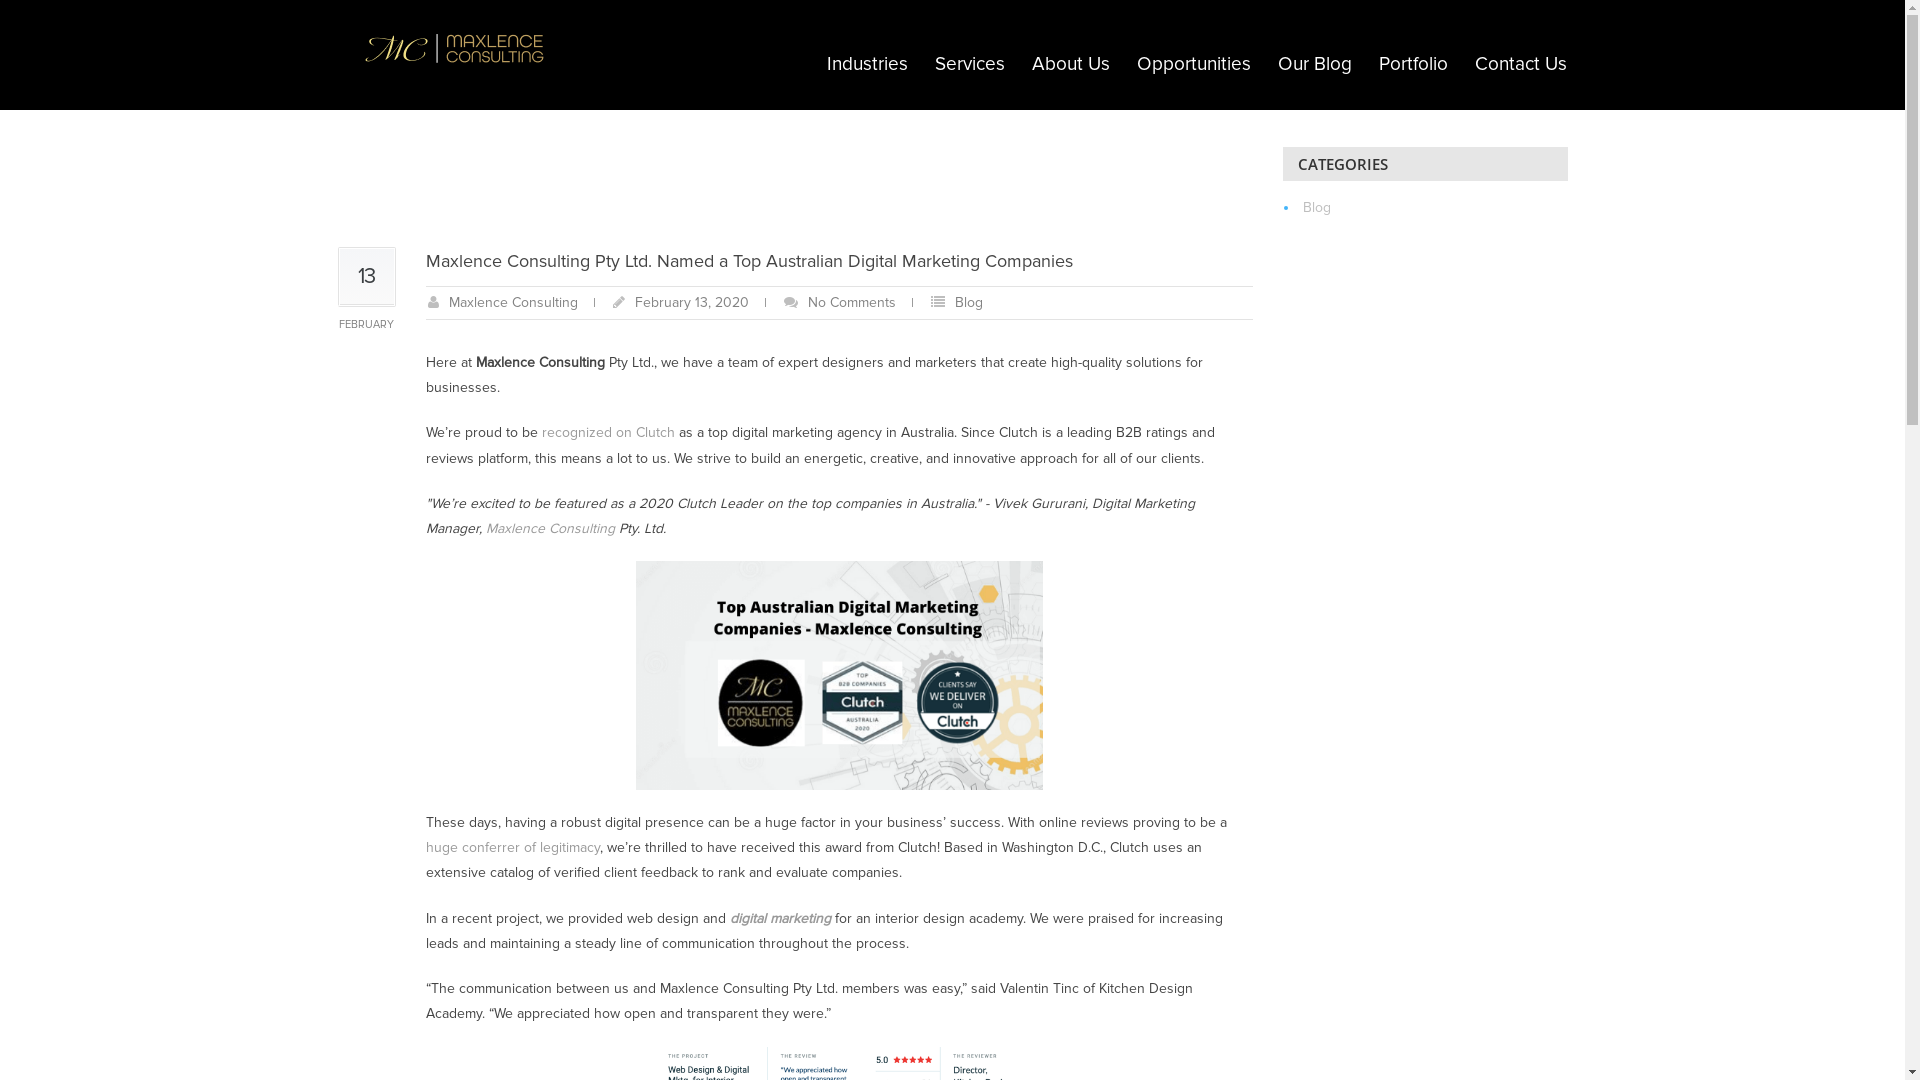  I want to click on 'Maxlence Consulting', so click(512, 302).